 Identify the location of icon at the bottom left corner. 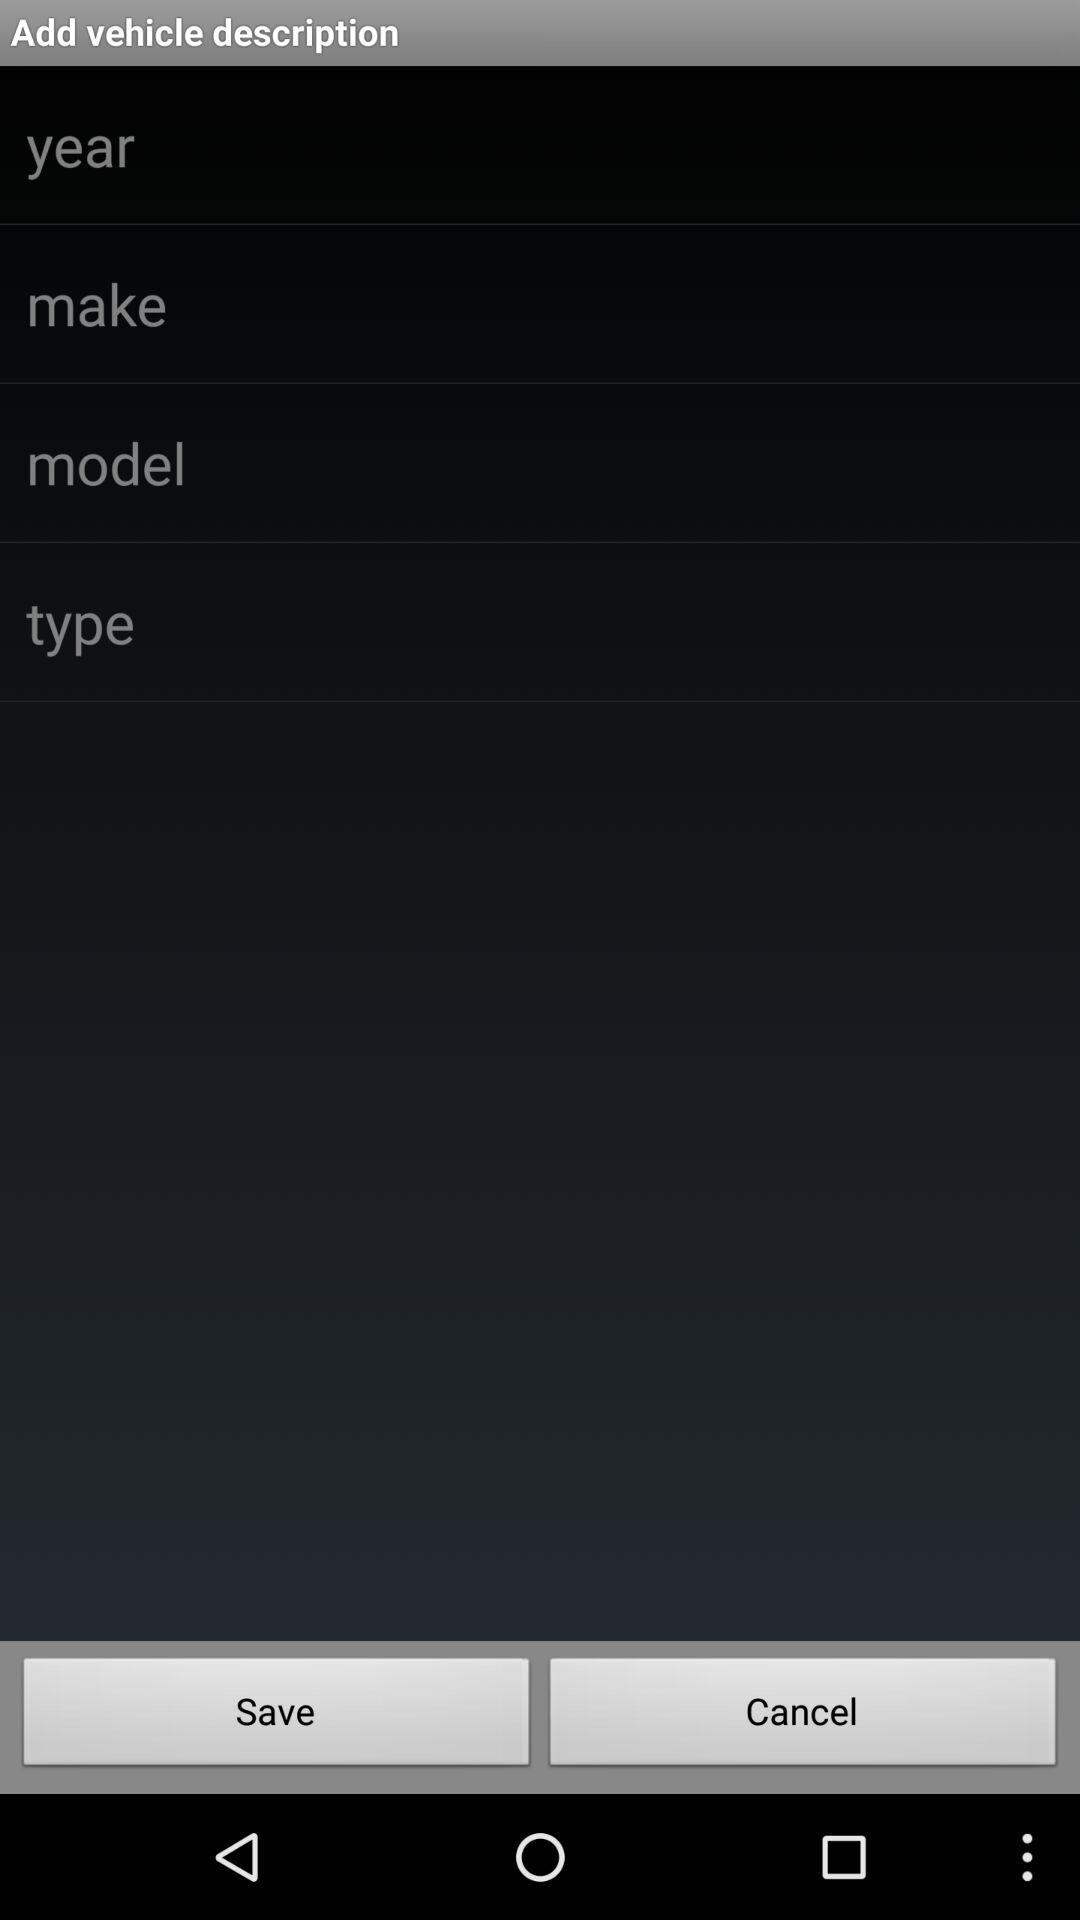
(276, 1716).